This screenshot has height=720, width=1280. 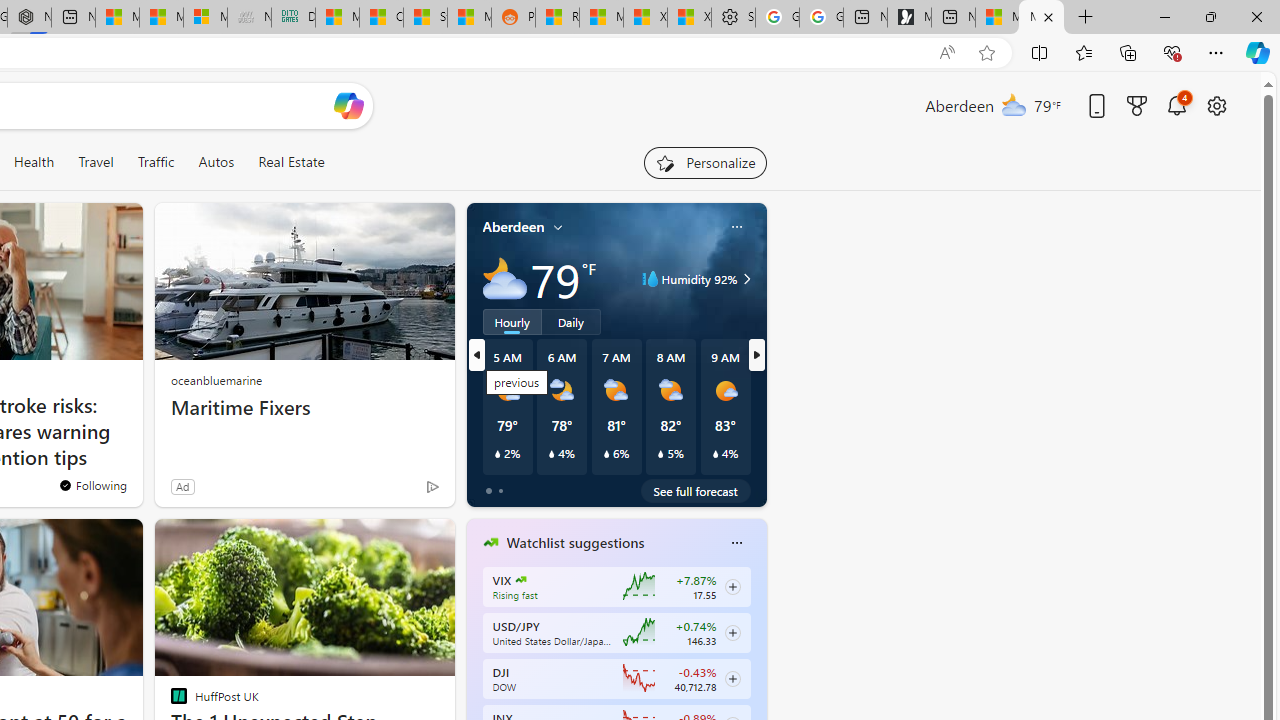 What do you see at coordinates (513, 226) in the screenshot?
I see `'Aberdeen'` at bounding box center [513, 226].